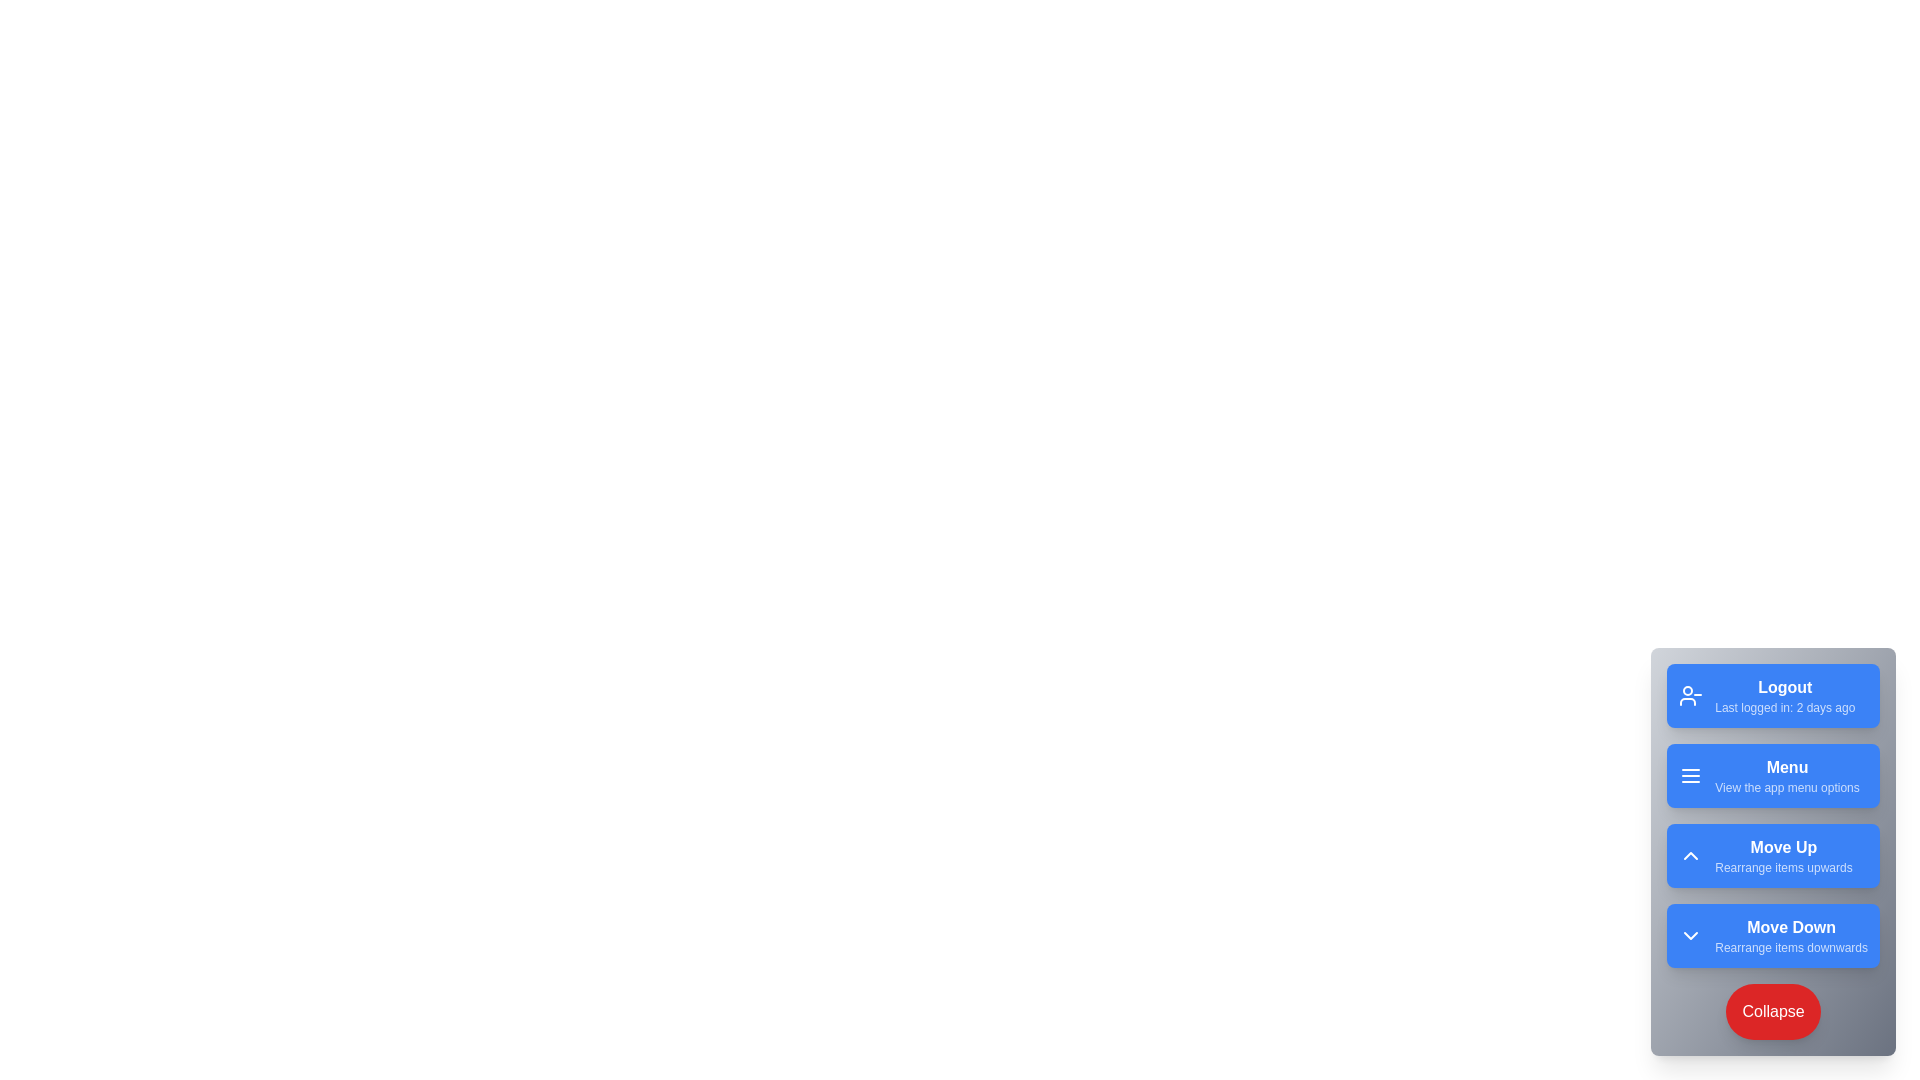 This screenshot has height=1080, width=1920. What do you see at coordinates (1783, 866) in the screenshot?
I see `the Text label that provides context for the 'Move Up' action in the menu, situated below the 'Move Up' label and above the 'Move Down' section` at bounding box center [1783, 866].